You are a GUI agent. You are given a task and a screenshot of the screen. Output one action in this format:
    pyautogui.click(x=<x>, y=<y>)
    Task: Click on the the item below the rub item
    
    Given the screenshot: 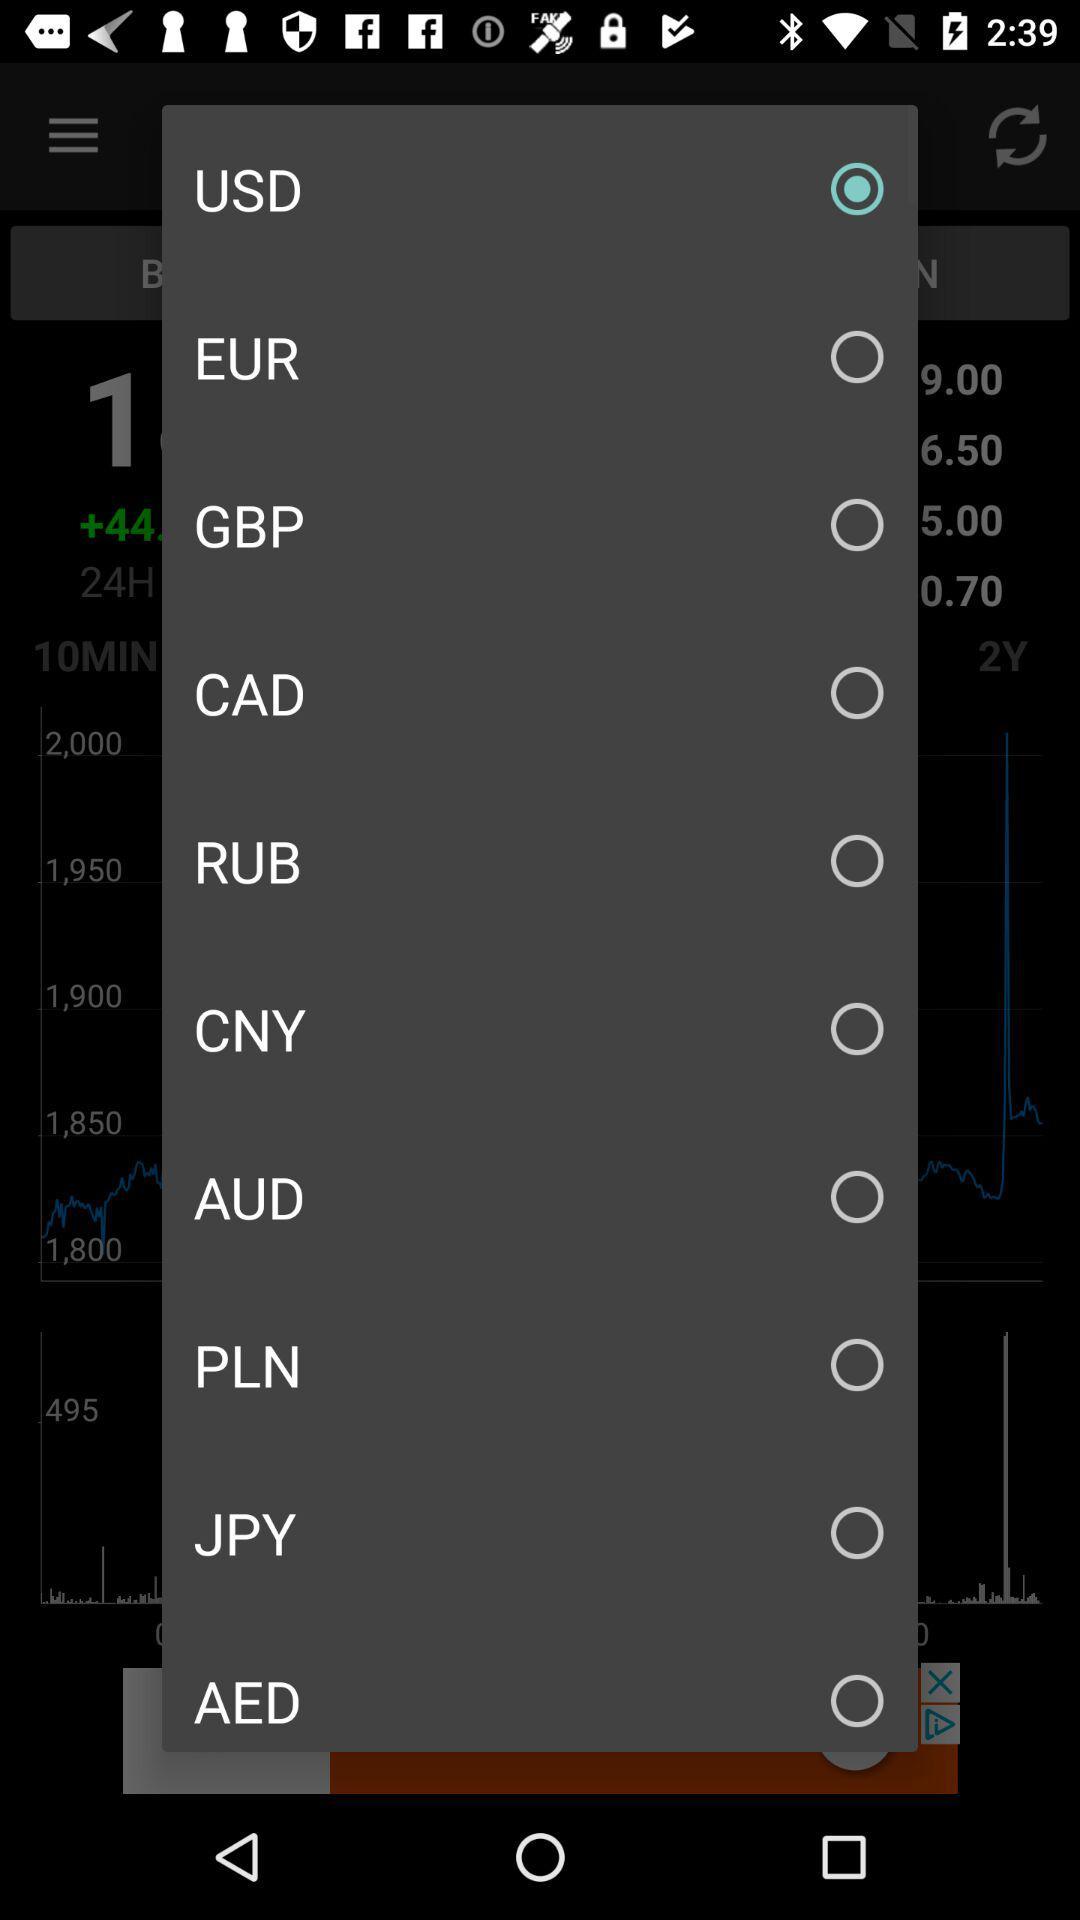 What is the action you would take?
    pyautogui.click(x=540, y=1028)
    